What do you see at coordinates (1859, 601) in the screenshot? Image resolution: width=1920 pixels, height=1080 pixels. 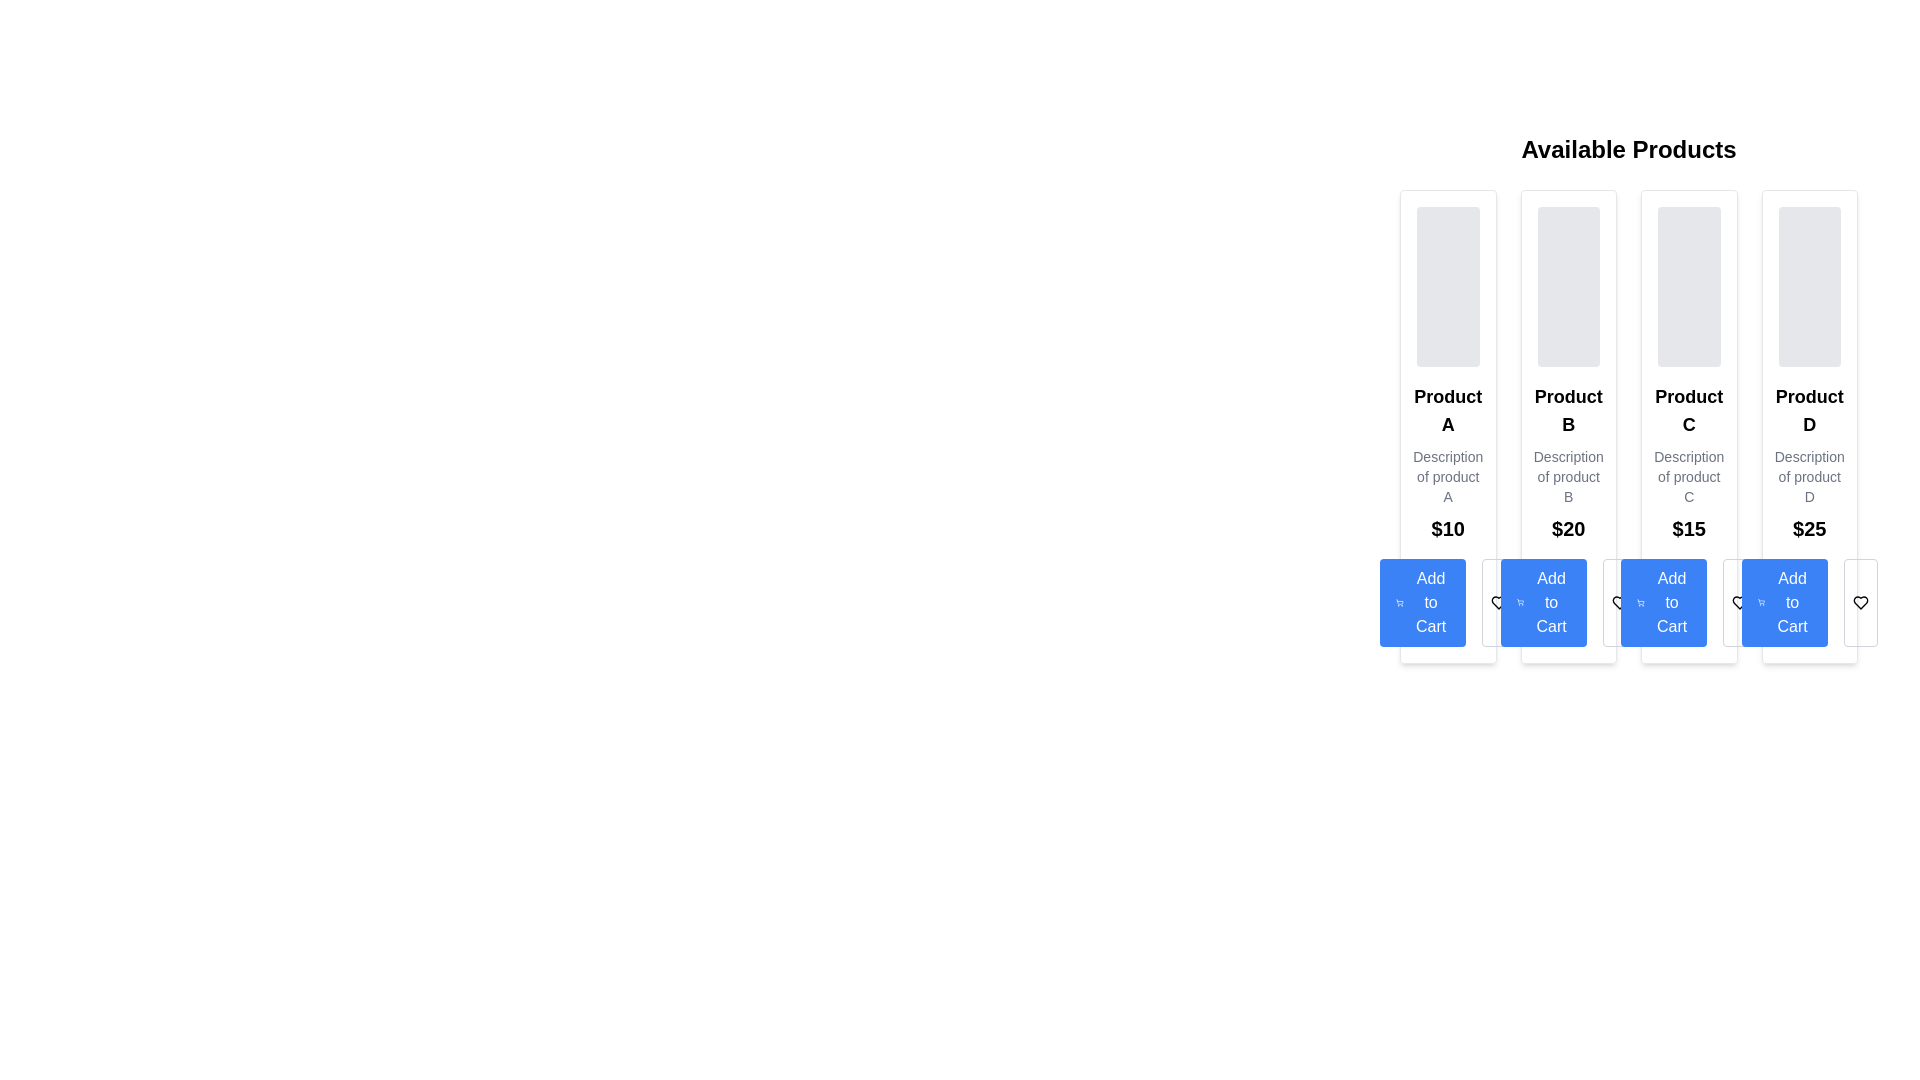 I see `the heart icon located to the left of the 'Add to Cart' button for Product D to mark it as a favorite` at bounding box center [1859, 601].